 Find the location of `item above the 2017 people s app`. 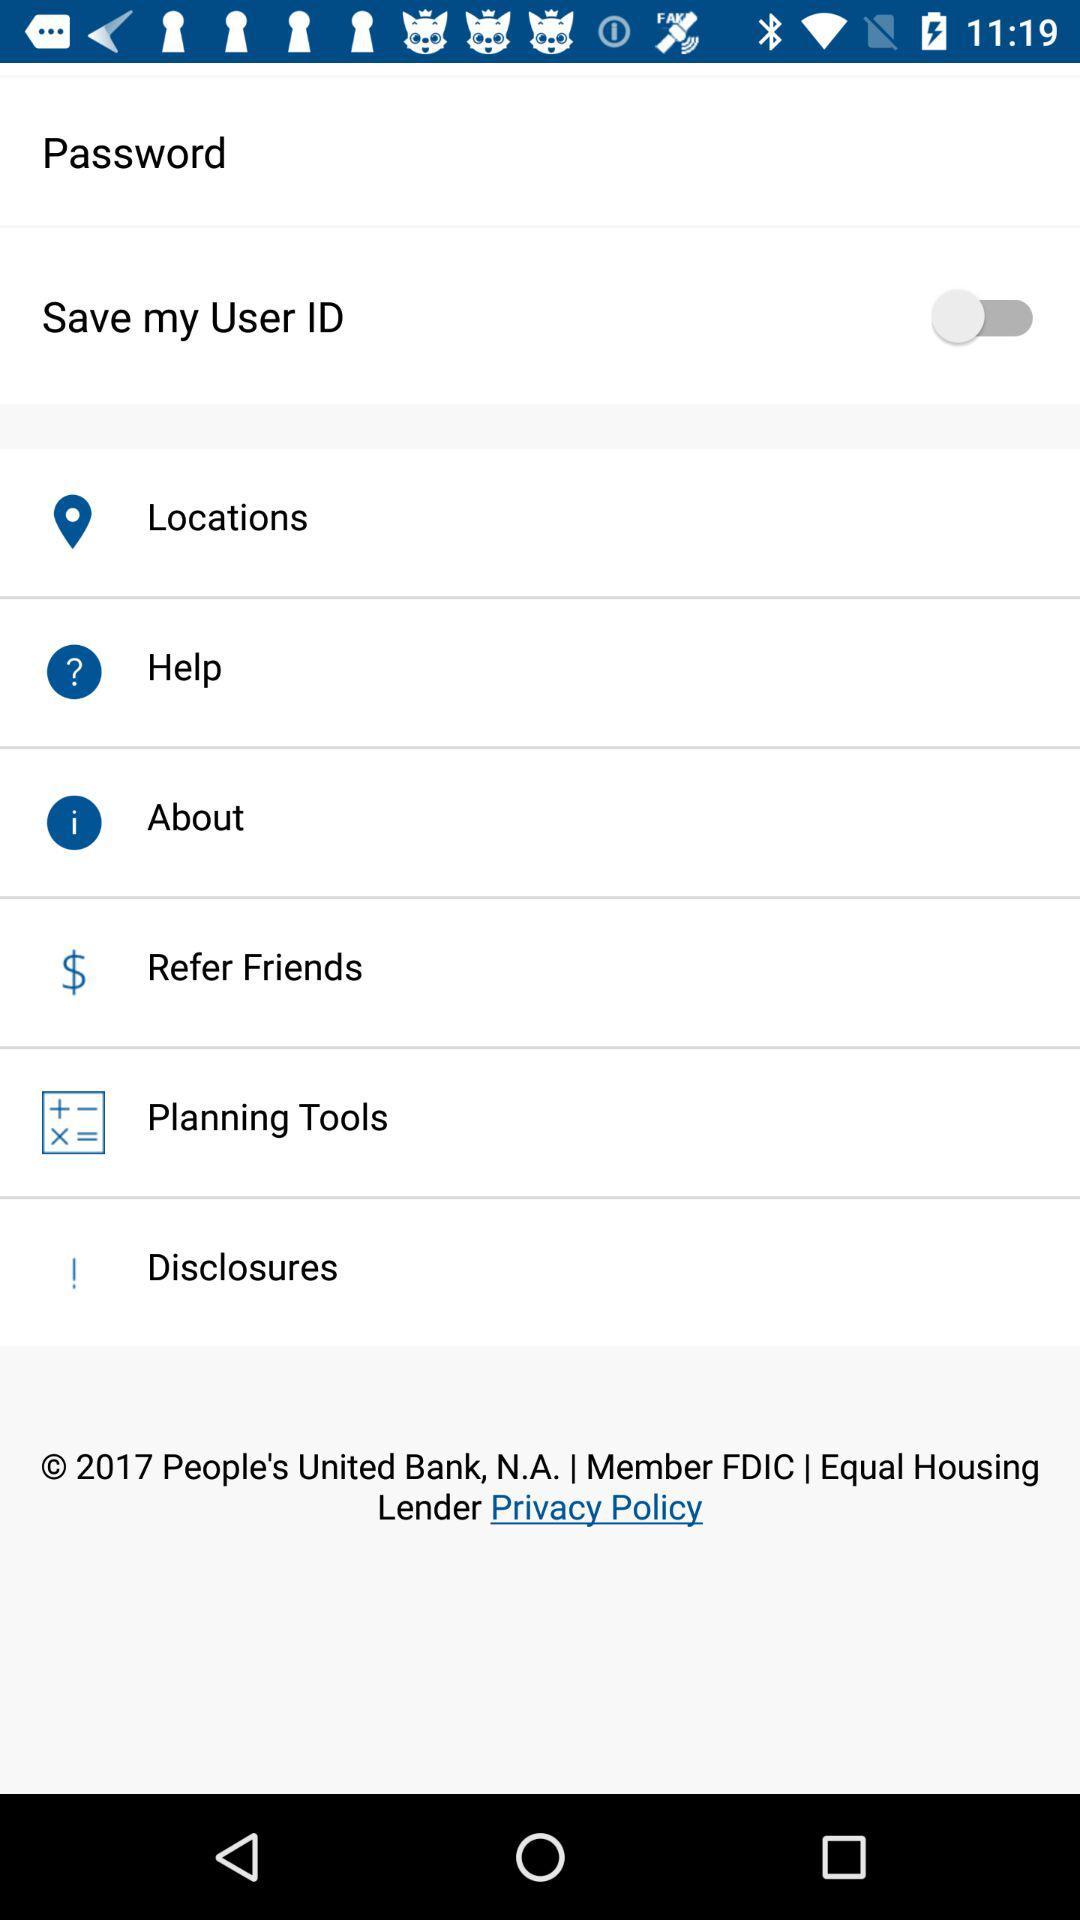

item above the 2017 people s app is located at coordinates (221, 1265).